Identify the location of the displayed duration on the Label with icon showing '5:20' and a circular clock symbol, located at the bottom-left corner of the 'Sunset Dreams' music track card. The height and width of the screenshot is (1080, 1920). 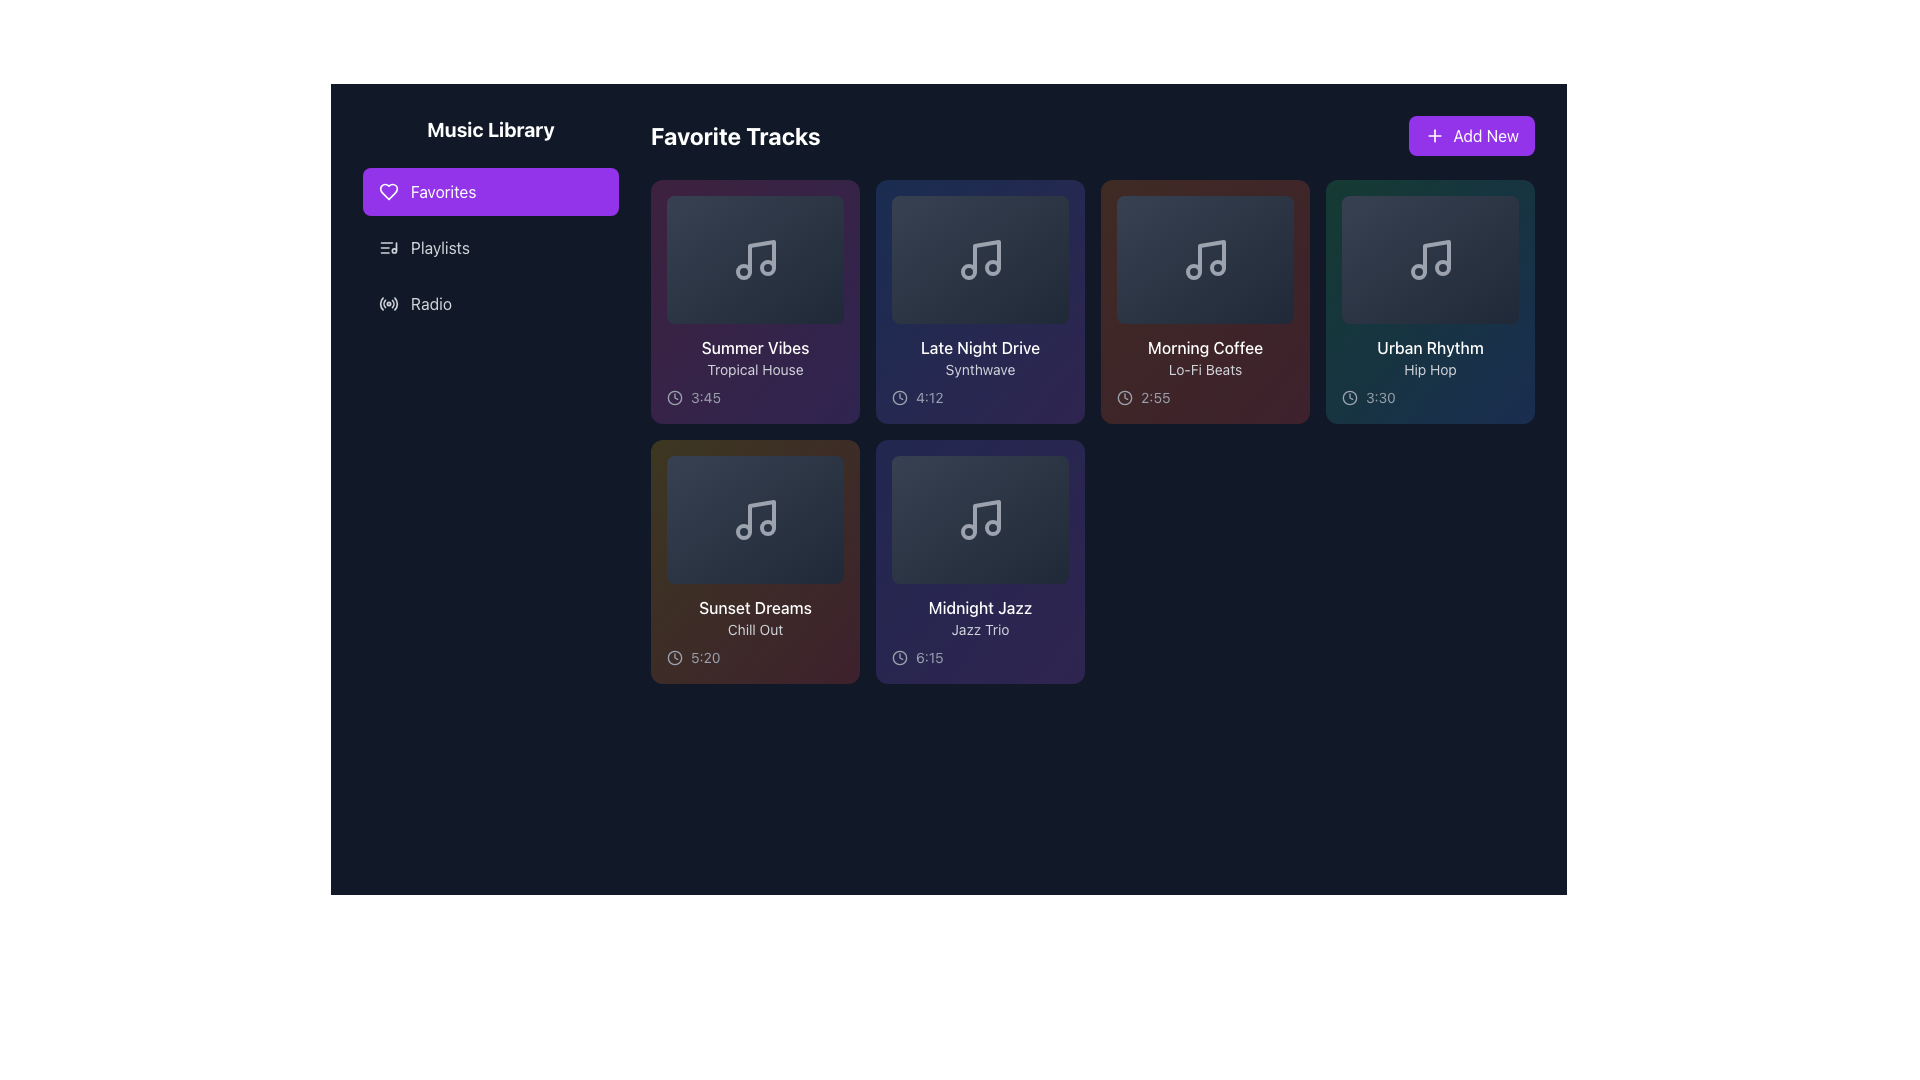
(754, 658).